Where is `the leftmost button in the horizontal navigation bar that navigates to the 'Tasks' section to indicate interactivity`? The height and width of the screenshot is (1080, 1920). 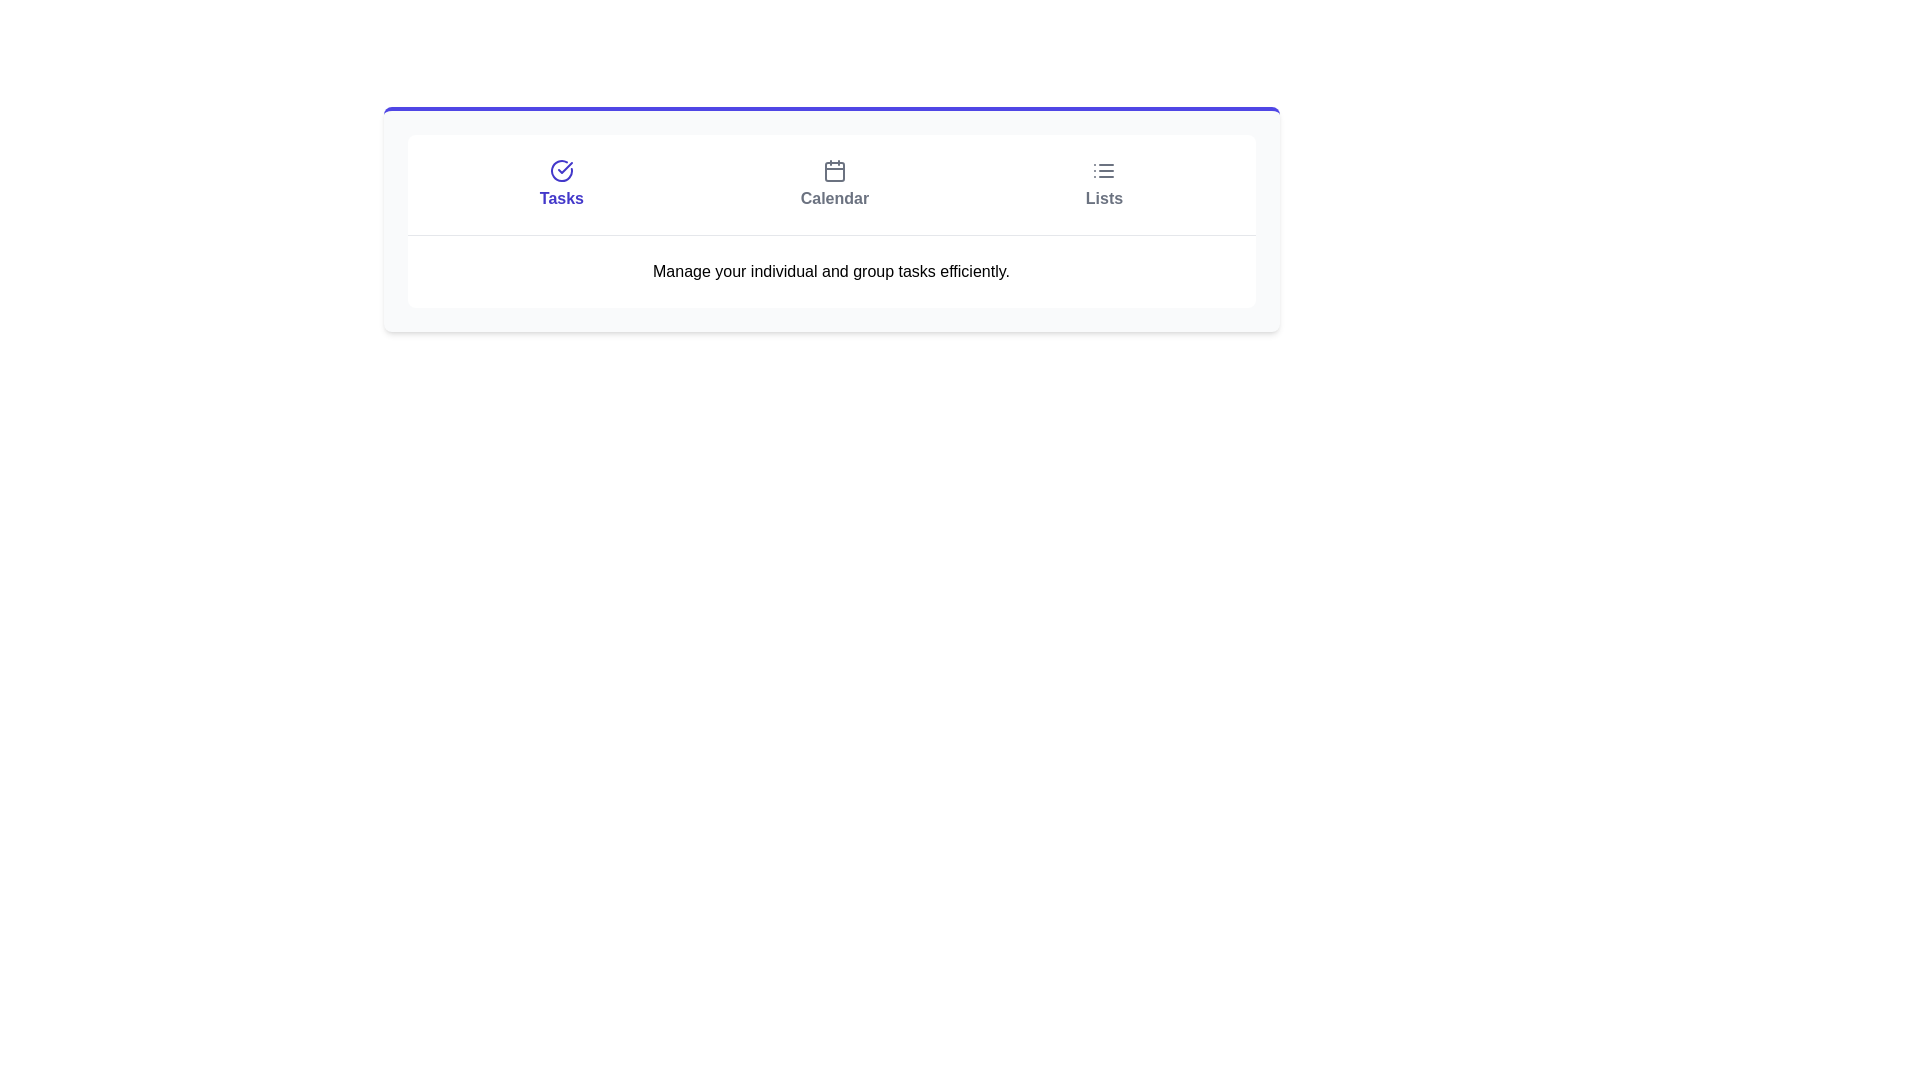 the leftmost button in the horizontal navigation bar that navigates to the 'Tasks' section to indicate interactivity is located at coordinates (560, 185).